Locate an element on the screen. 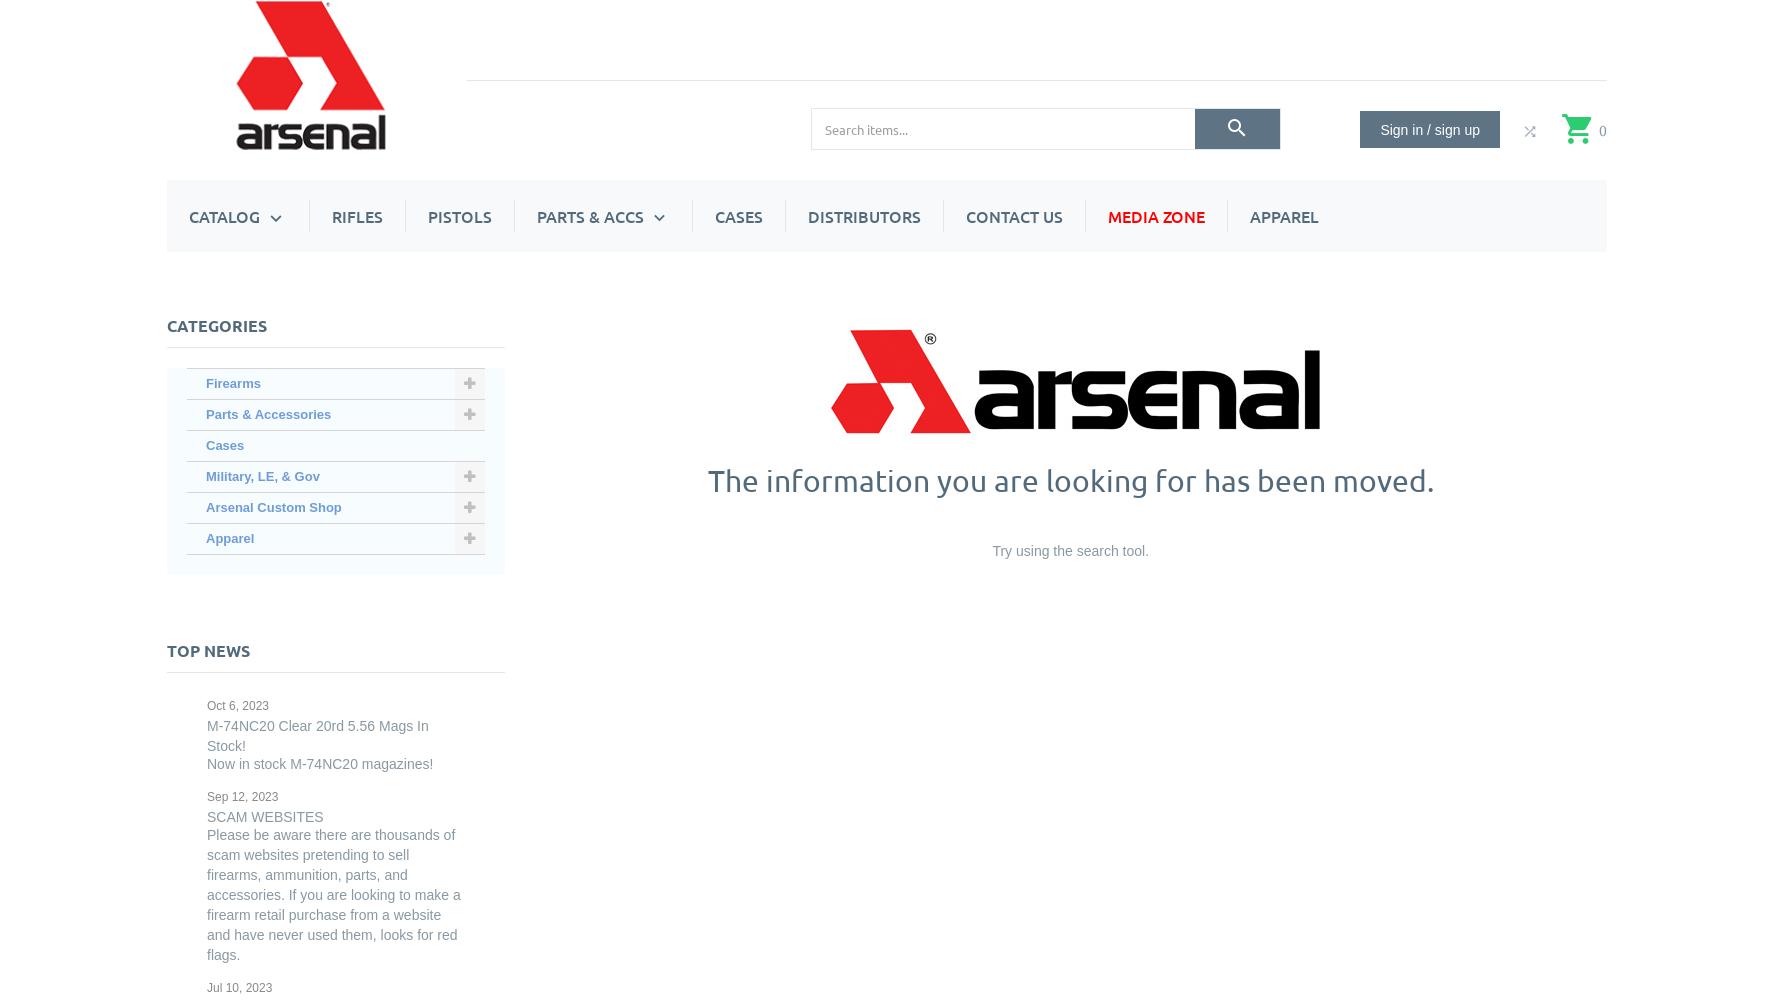 The width and height of the screenshot is (1774, 1000). 'Optic Mounts & Rails' is located at coordinates (470, 723).